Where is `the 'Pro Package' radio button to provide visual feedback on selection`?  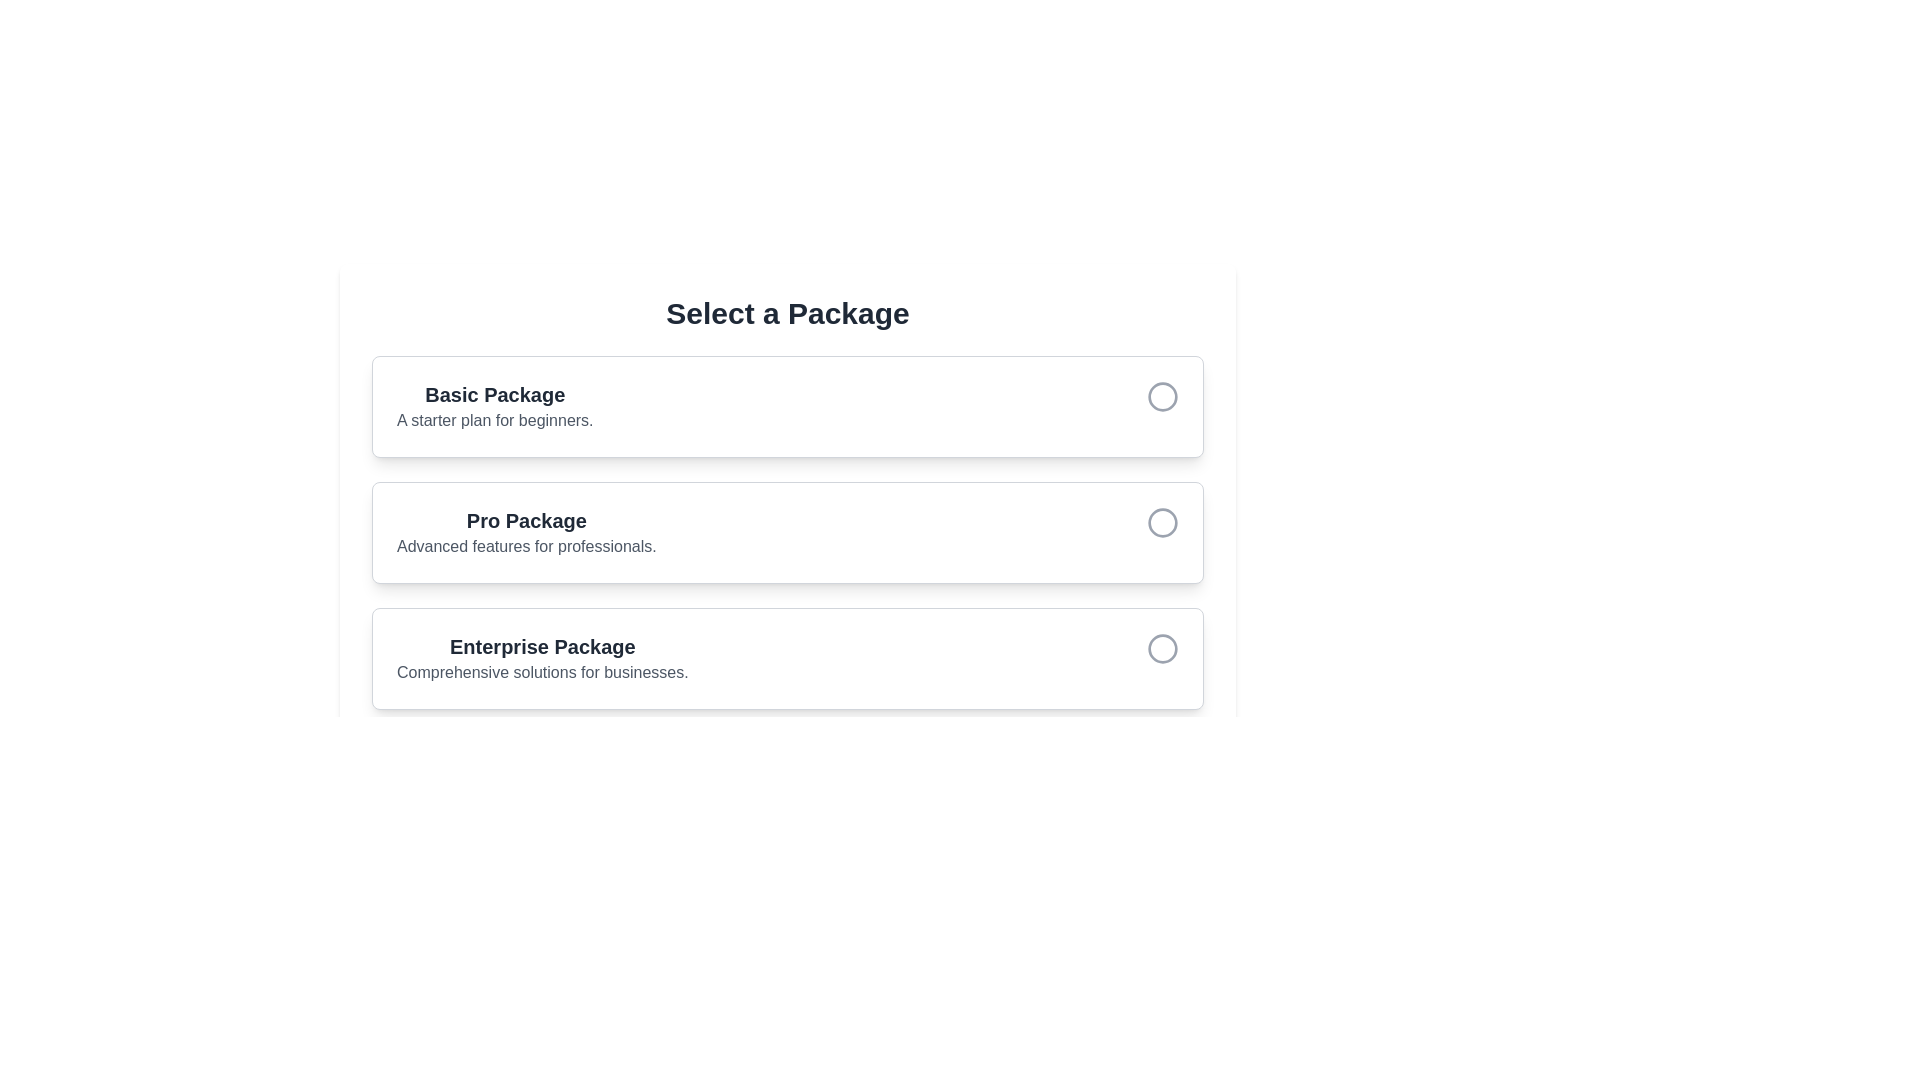
the 'Pro Package' radio button to provide visual feedback on selection is located at coordinates (1162, 520).